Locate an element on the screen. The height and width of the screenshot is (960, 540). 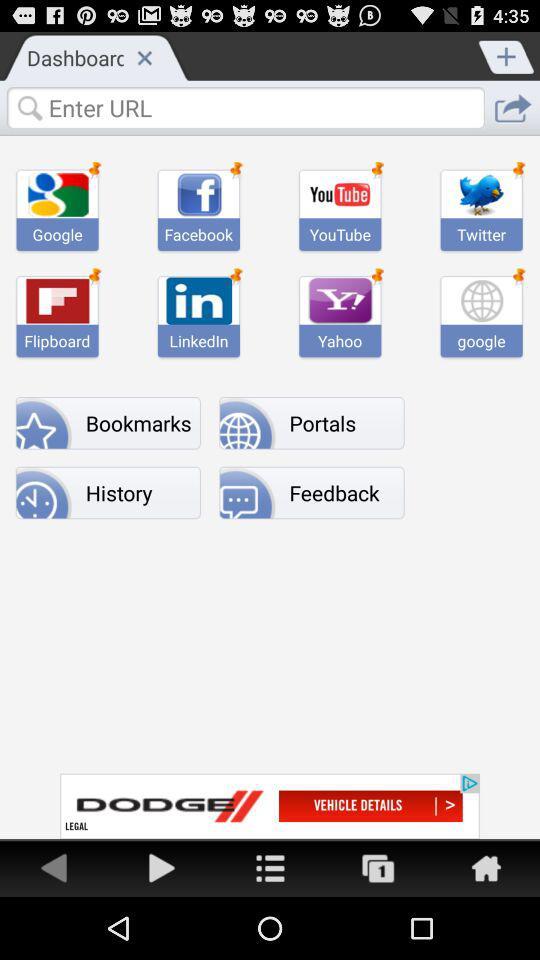
the arrow_backward icon is located at coordinates (54, 928).